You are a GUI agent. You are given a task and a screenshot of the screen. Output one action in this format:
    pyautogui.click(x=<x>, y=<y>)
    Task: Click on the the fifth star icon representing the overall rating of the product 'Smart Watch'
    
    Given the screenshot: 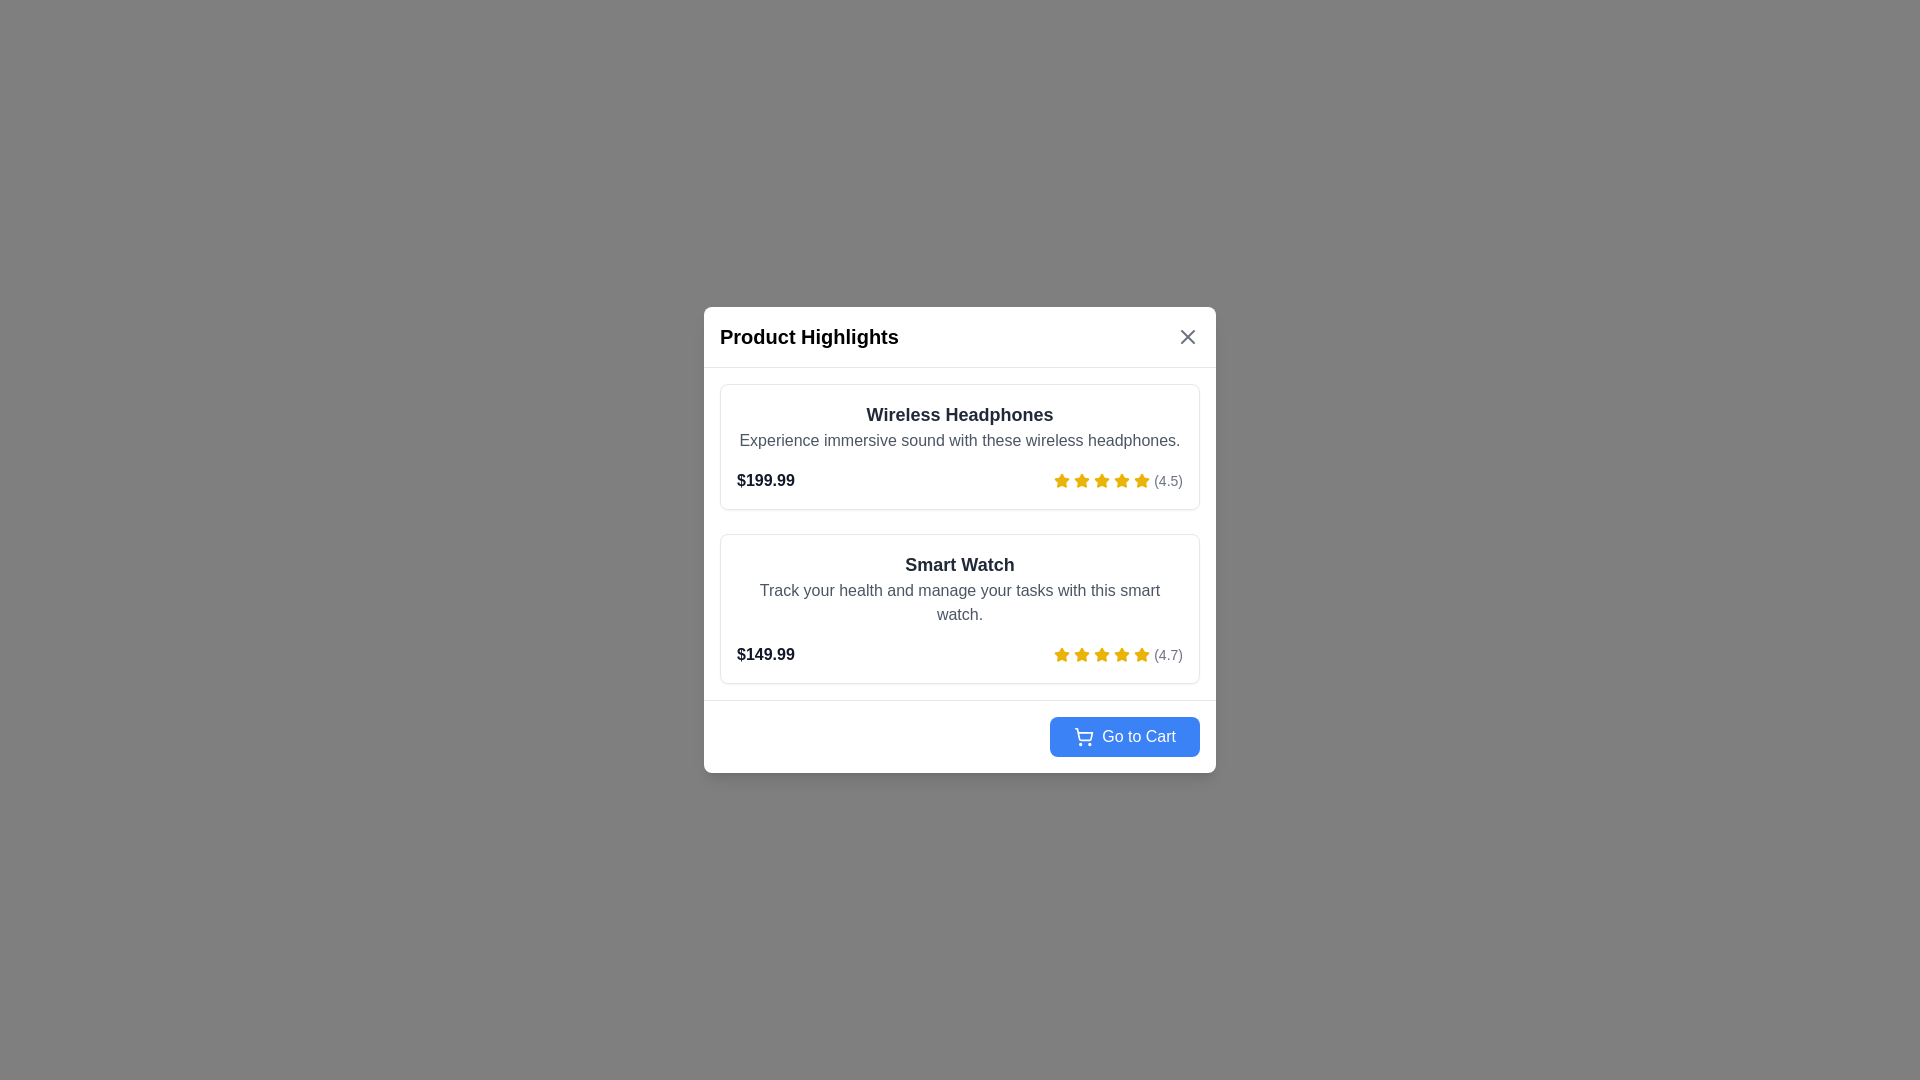 What is the action you would take?
    pyautogui.click(x=1101, y=655)
    